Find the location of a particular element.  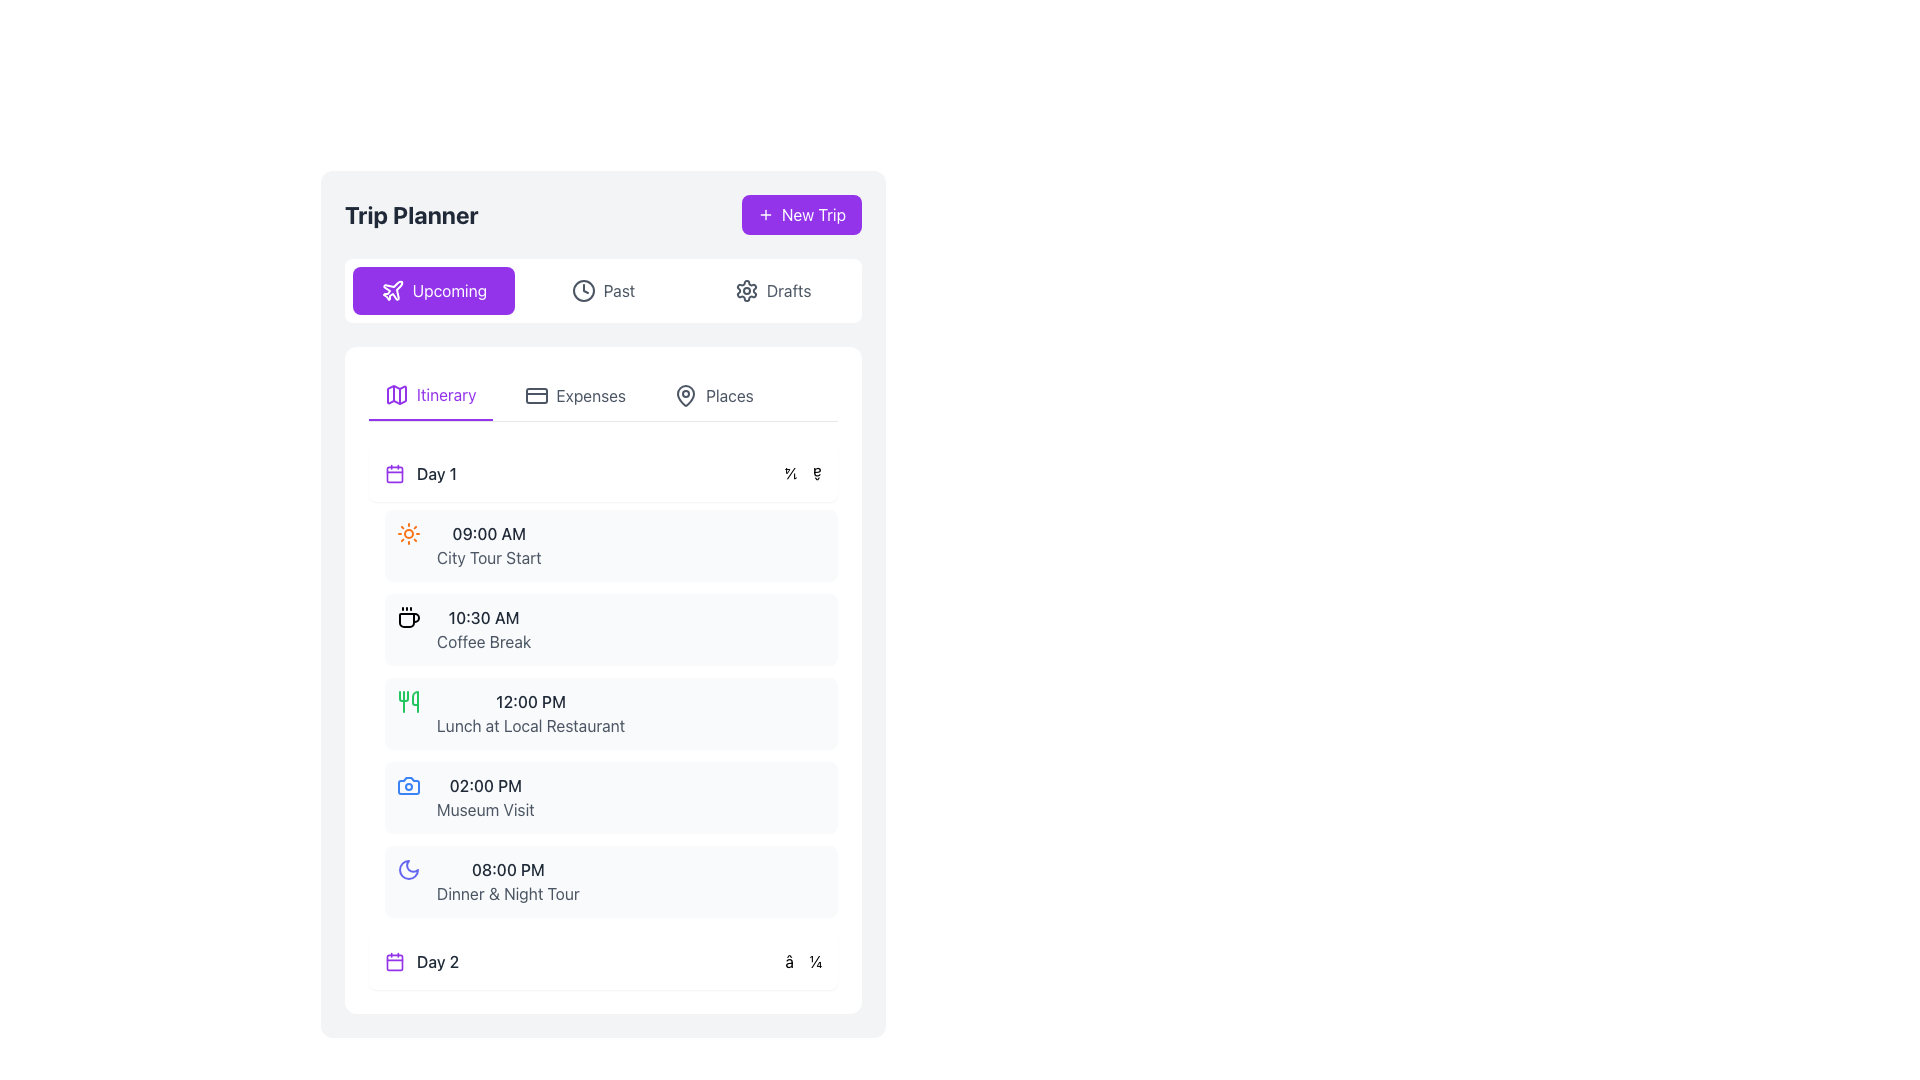

the fourth entry in the Day 1 itinerary list is located at coordinates (485, 797).